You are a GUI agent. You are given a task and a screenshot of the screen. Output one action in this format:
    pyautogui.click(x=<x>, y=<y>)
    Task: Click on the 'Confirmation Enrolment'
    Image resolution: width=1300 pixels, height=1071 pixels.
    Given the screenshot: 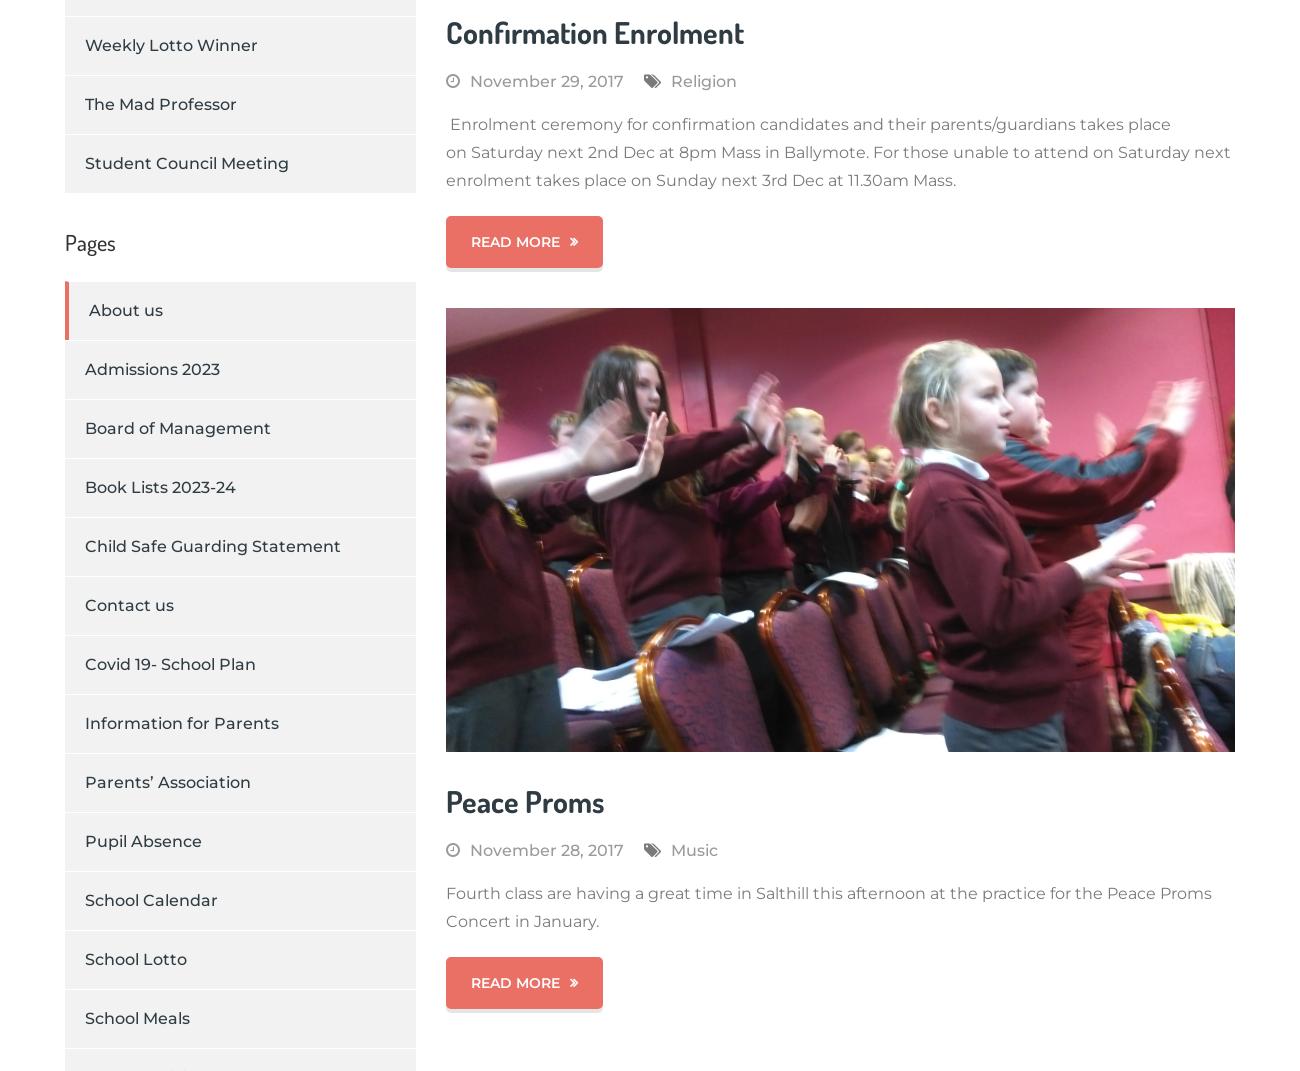 What is the action you would take?
    pyautogui.click(x=594, y=29)
    